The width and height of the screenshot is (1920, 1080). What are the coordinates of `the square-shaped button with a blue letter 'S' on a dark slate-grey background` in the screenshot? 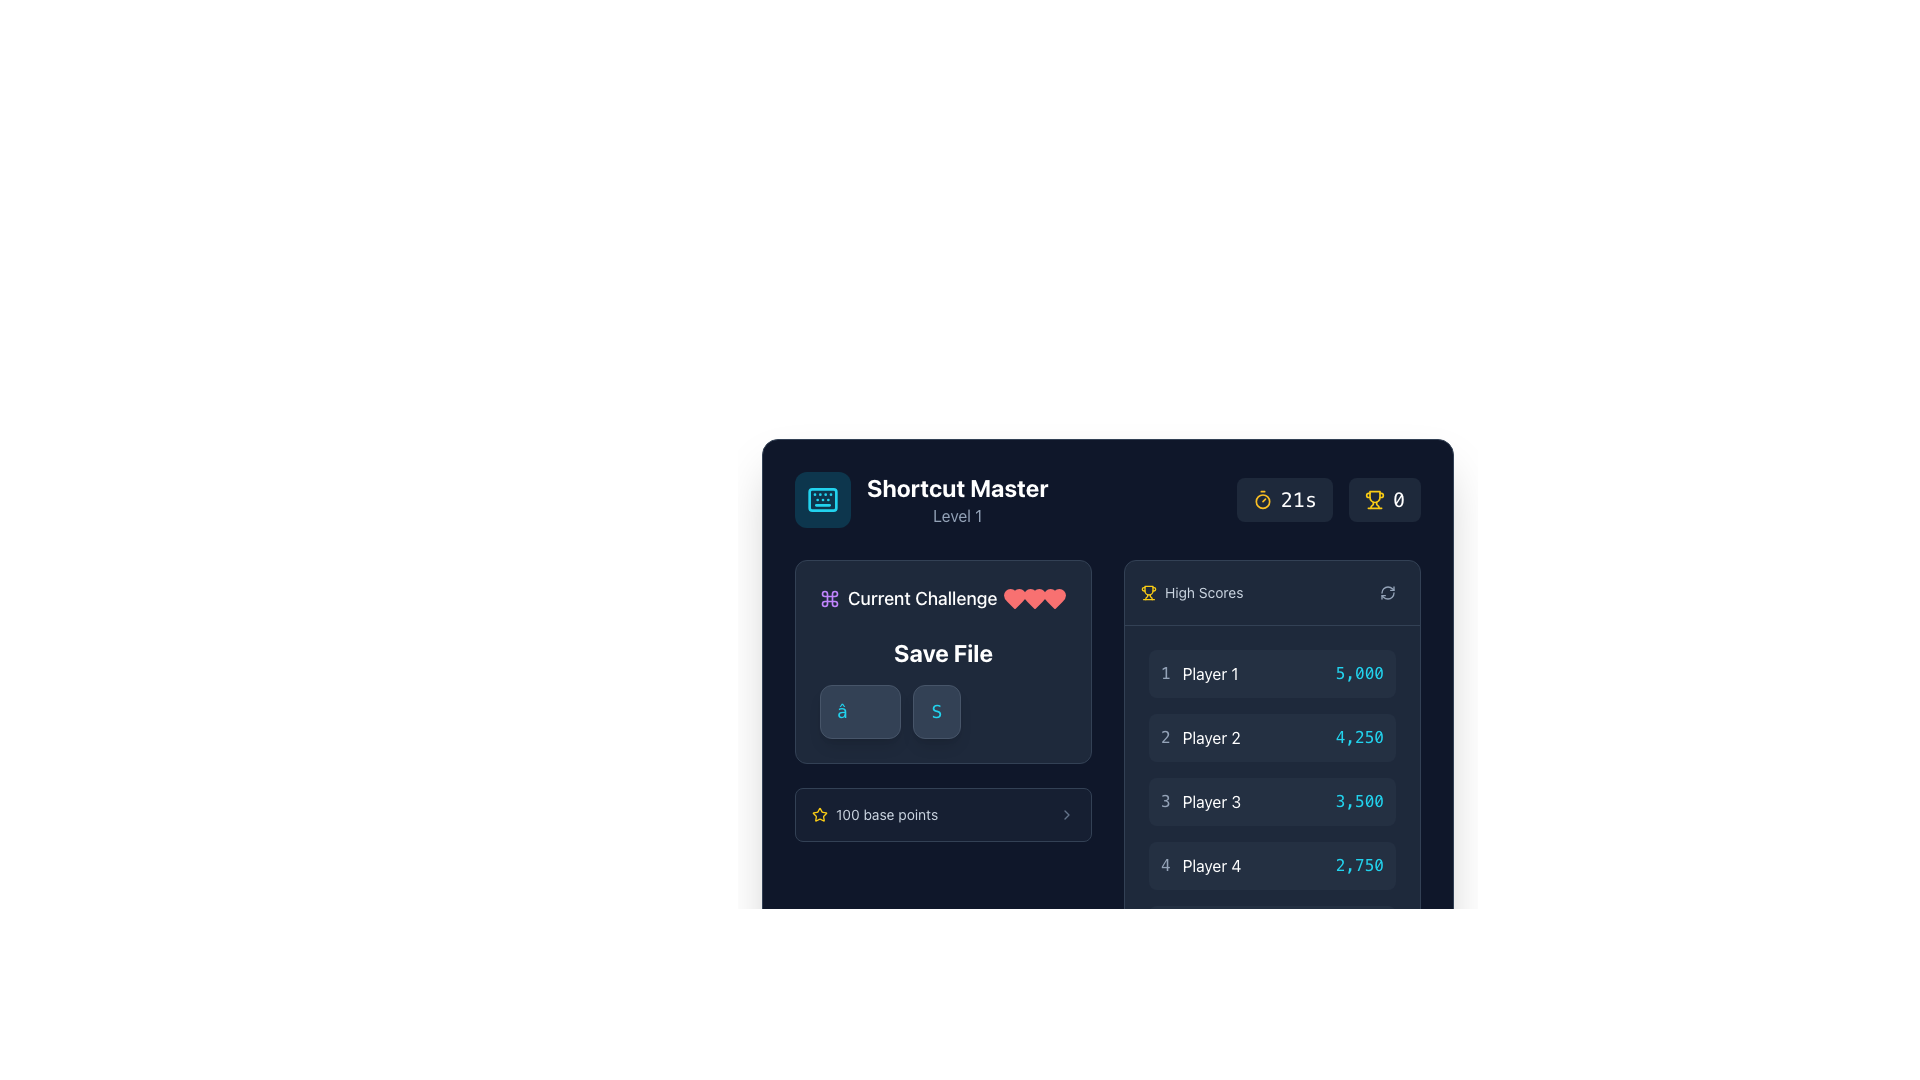 It's located at (935, 711).